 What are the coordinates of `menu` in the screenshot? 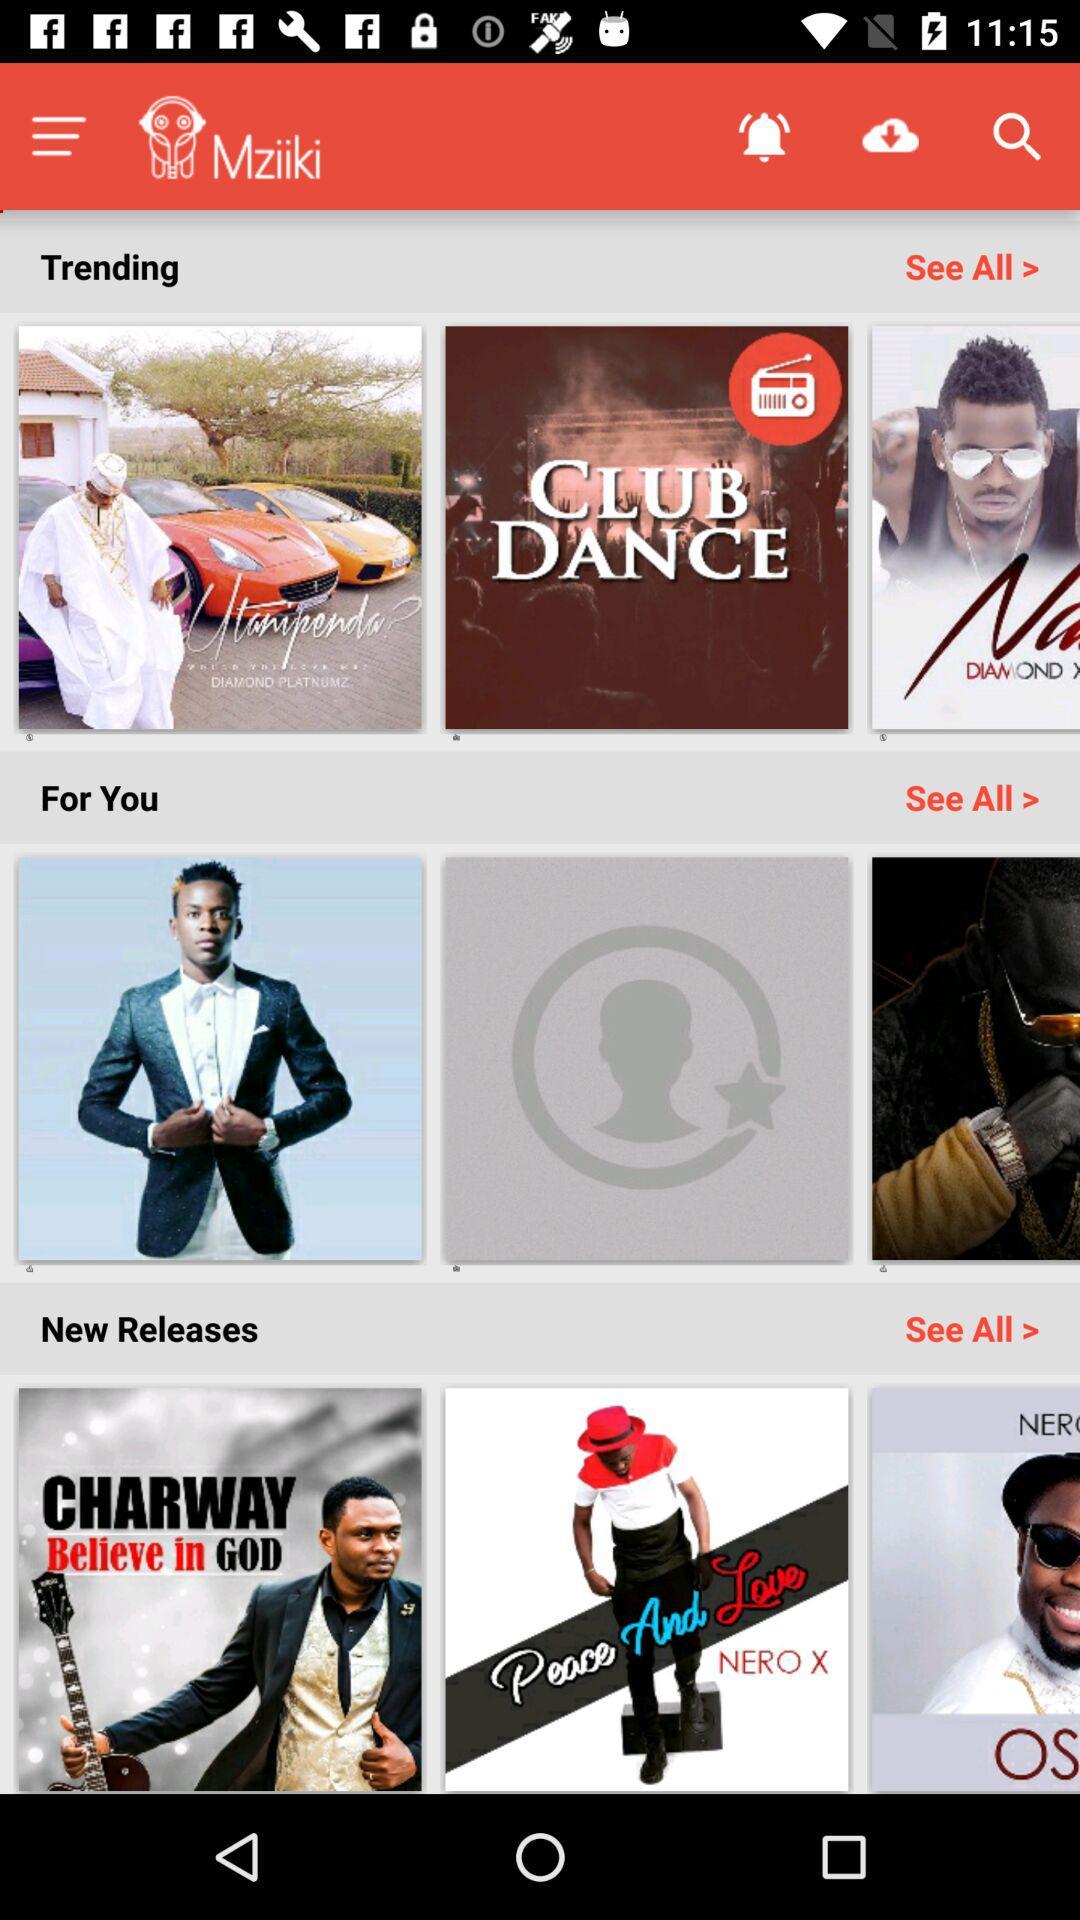 It's located at (57, 135).